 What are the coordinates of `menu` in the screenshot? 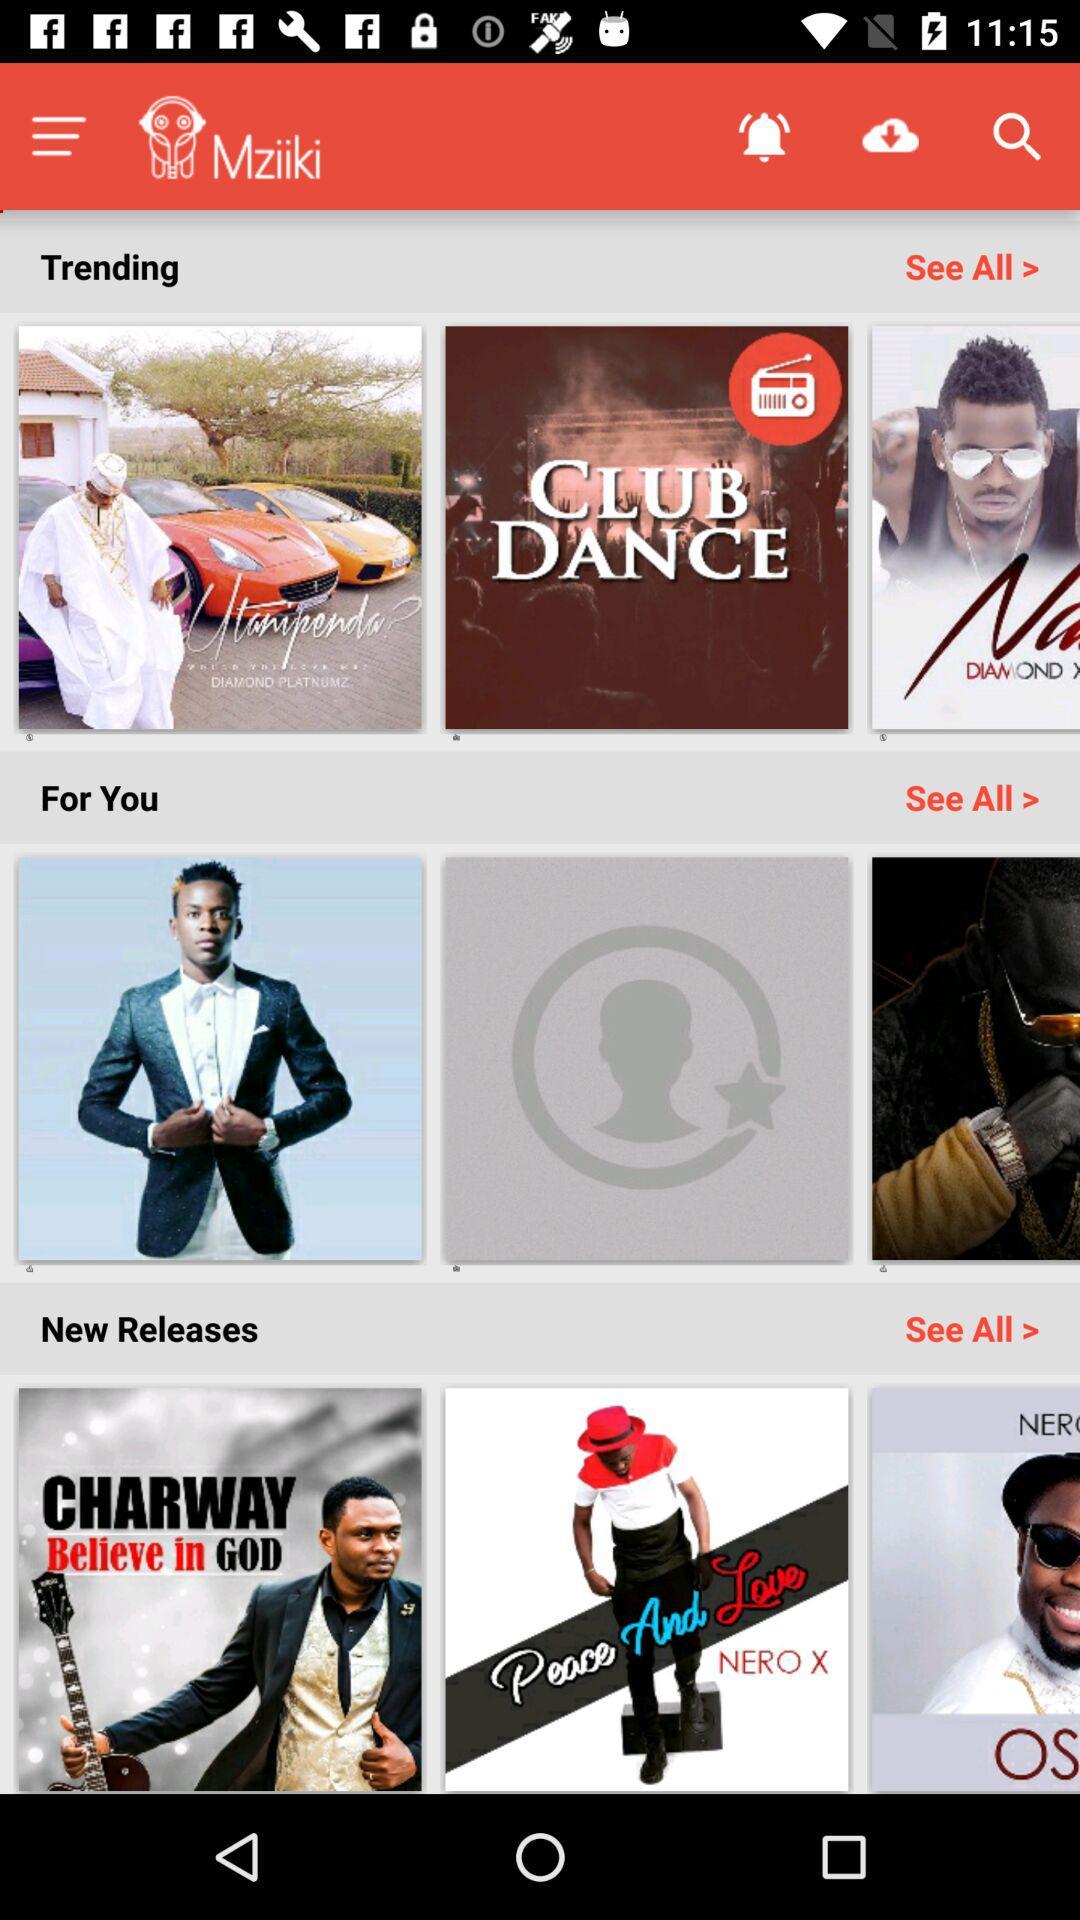 It's located at (57, 135).